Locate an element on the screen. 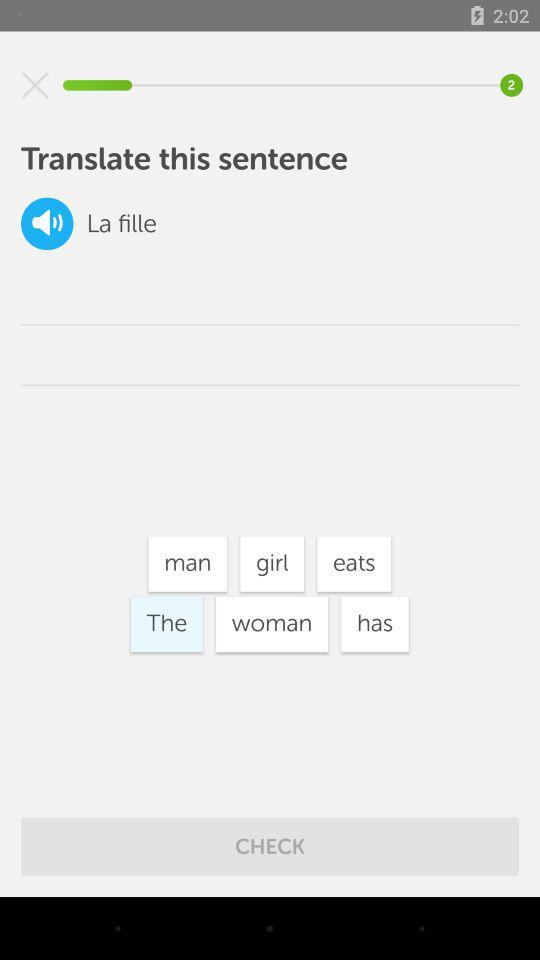 This screenshot has height=960, width=540. icon above the woman is located at coordinates (271, 564).